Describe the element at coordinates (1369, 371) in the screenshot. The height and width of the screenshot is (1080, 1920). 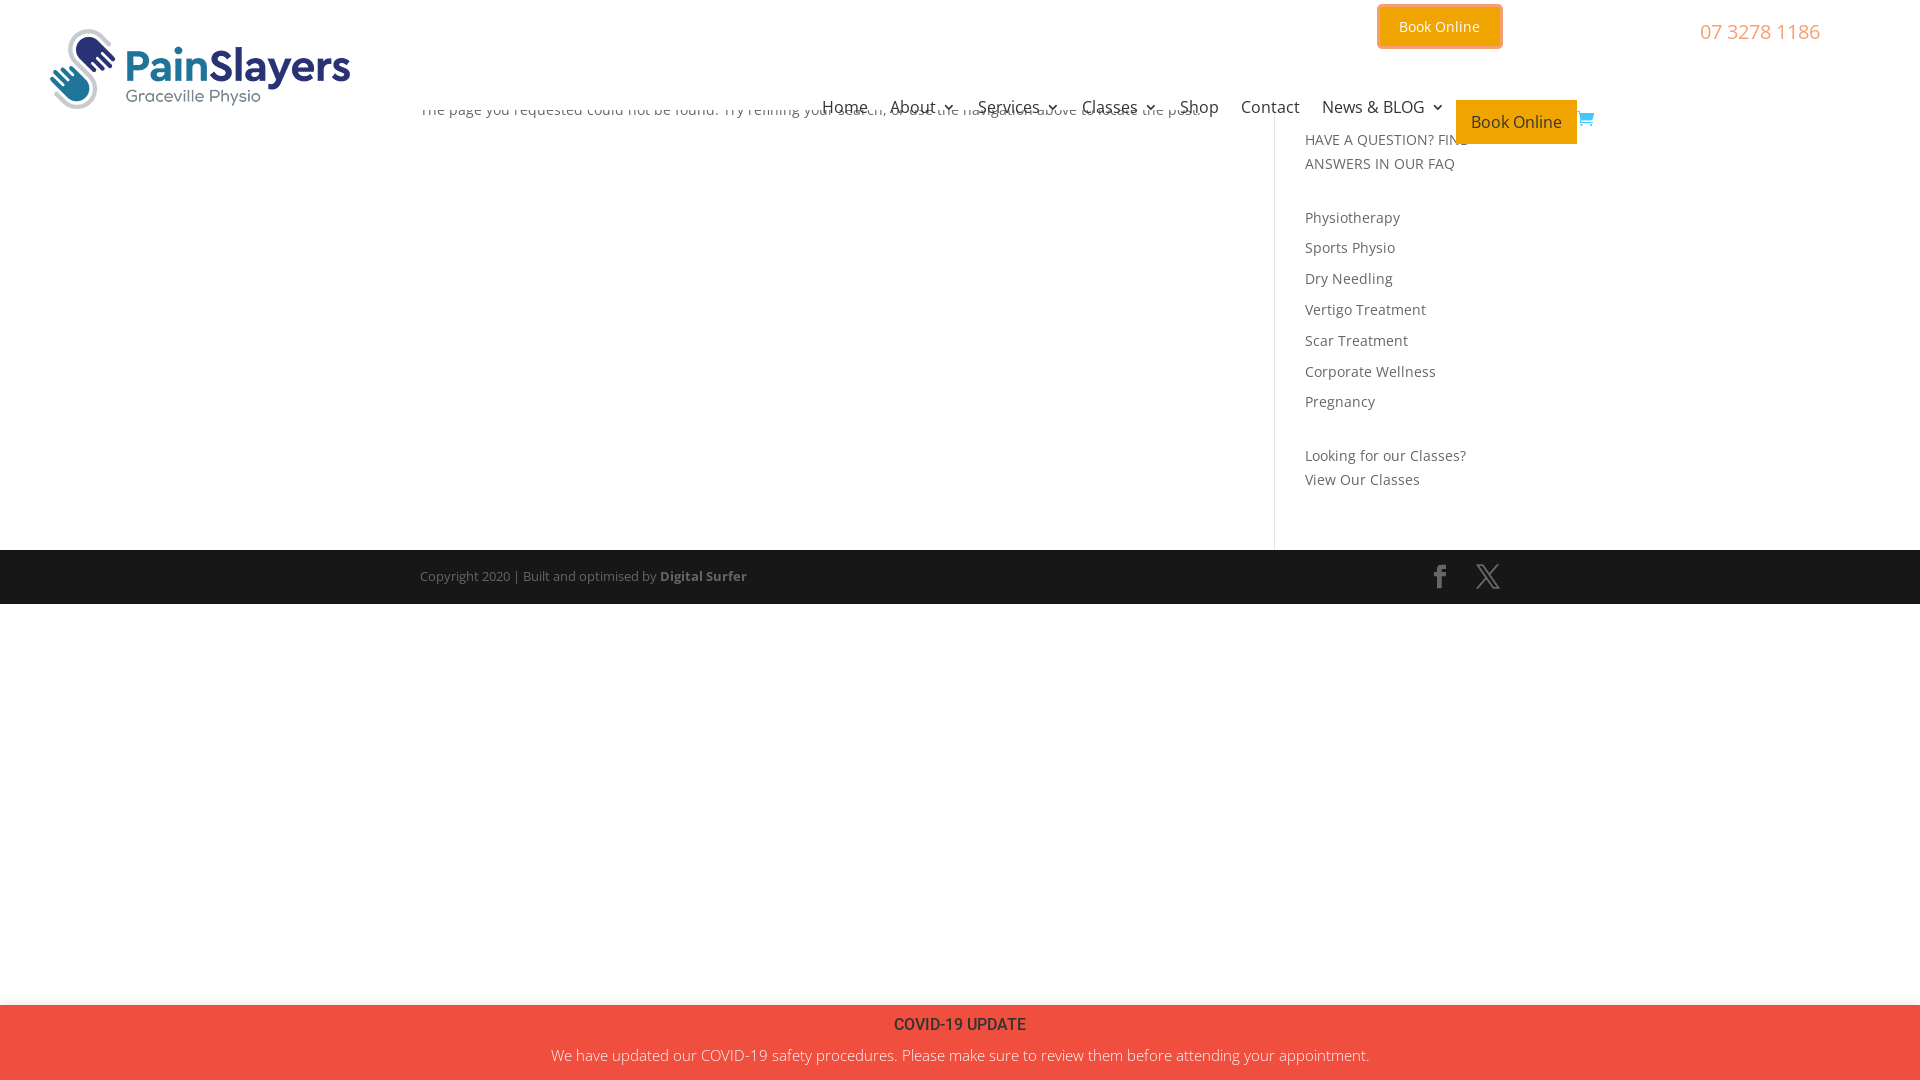
I see `'Corporate Wellness'` at that location.